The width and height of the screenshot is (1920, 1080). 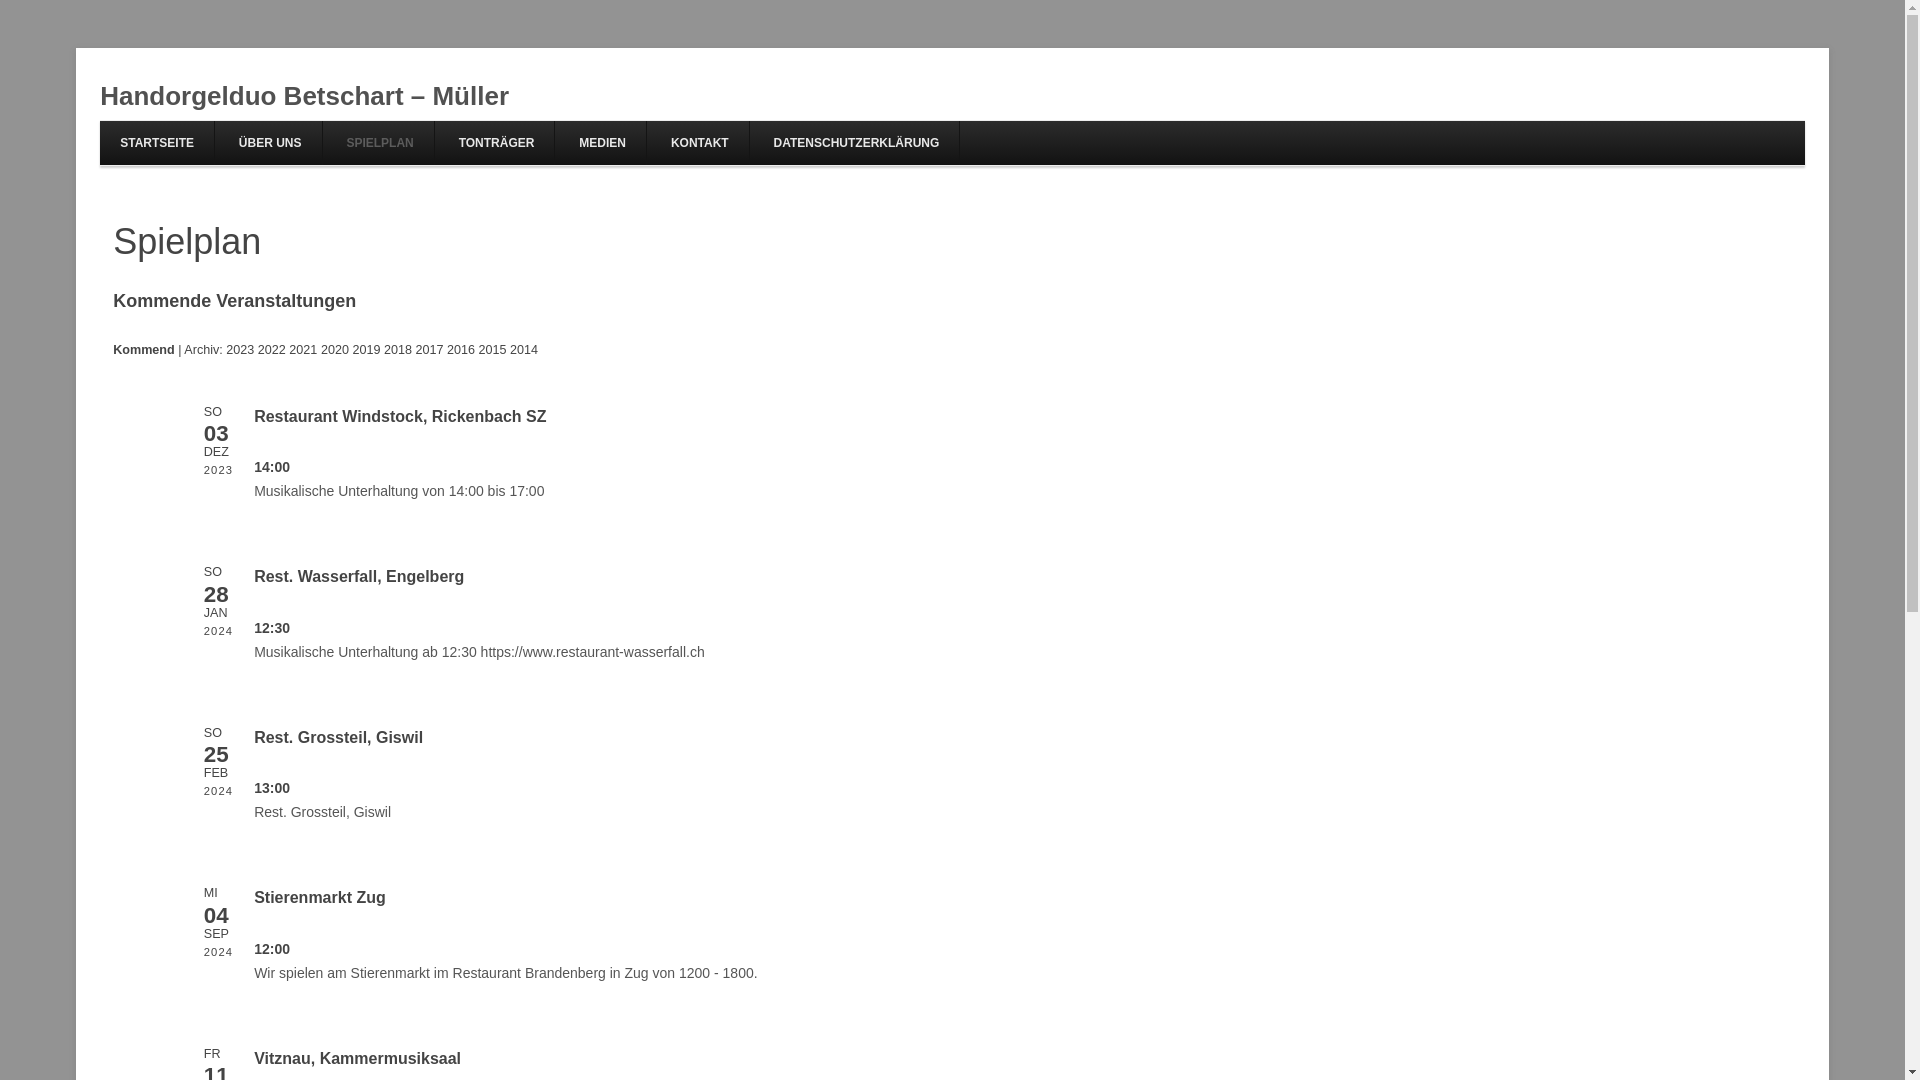 I want to click on '2023', so click(x=240, y=349).